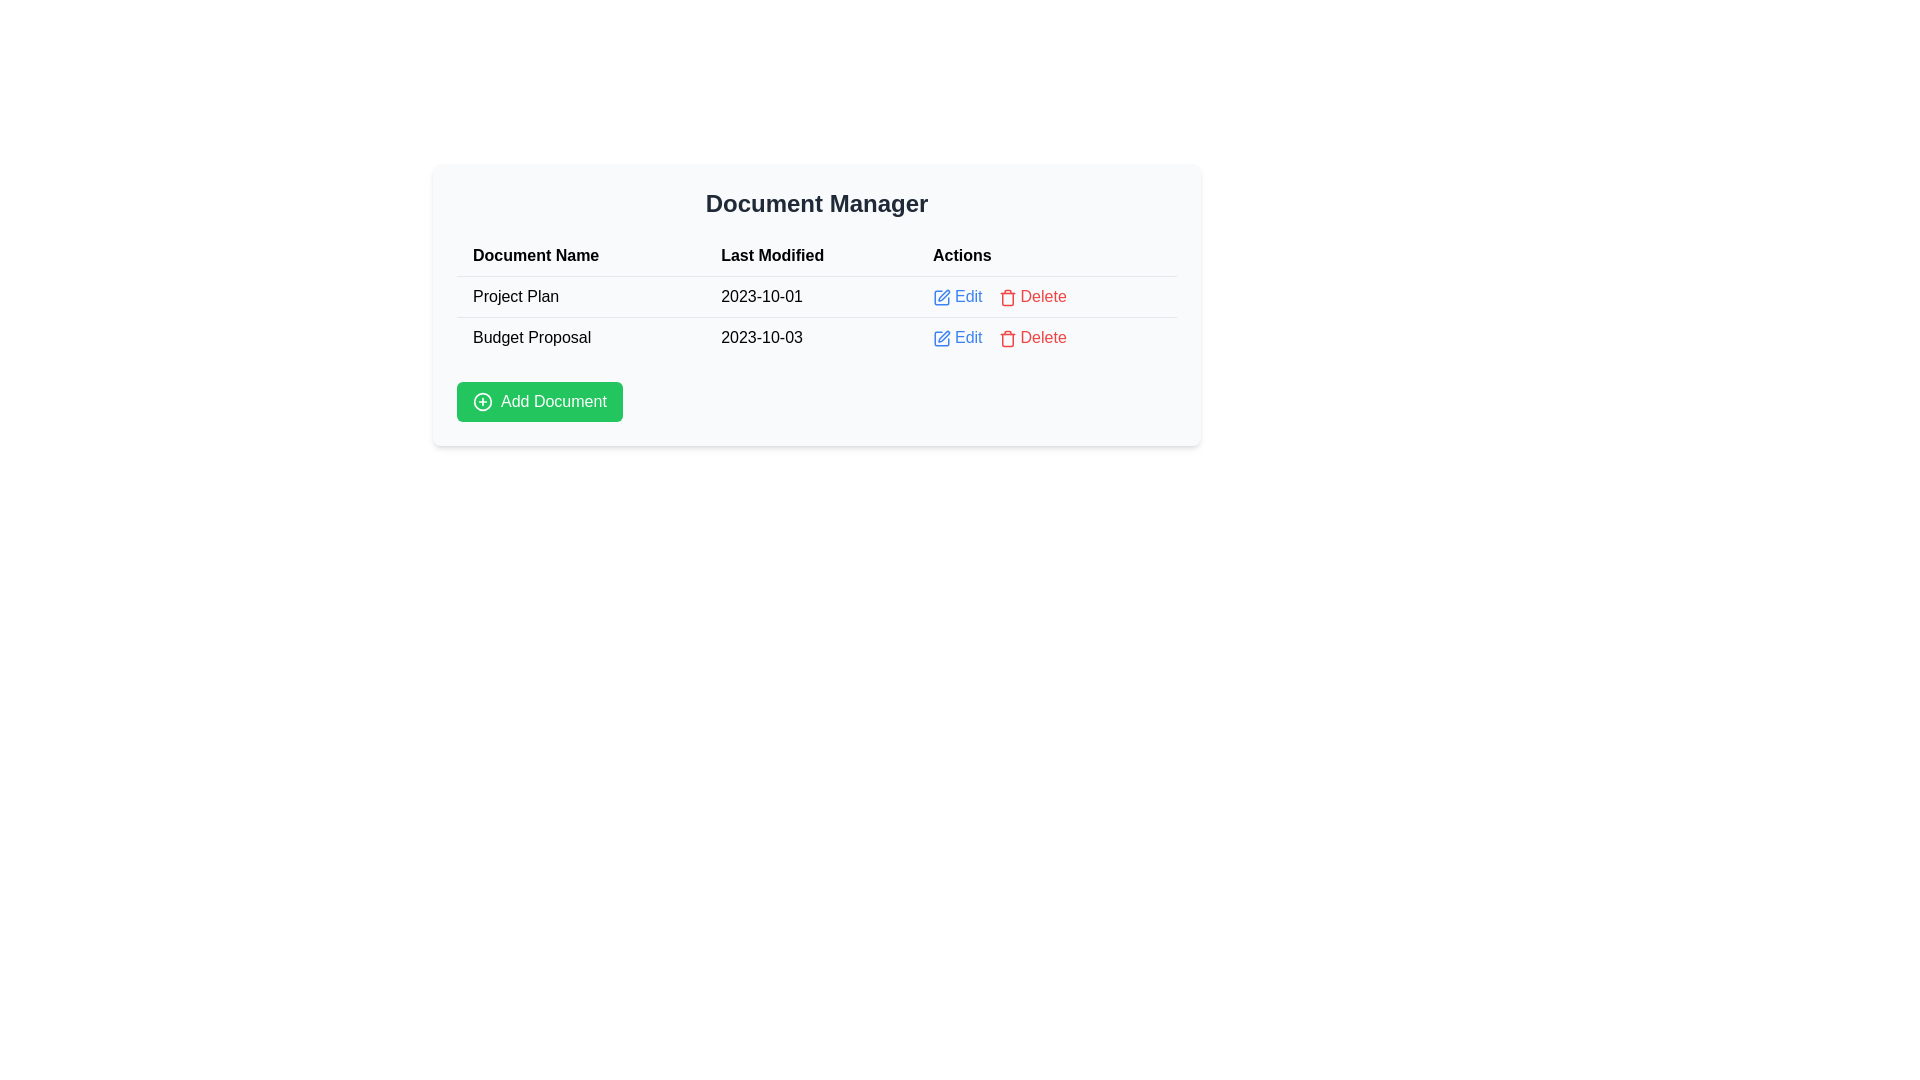 Image resolution: width=1920 pixels, height=1080 pixels. What do you see at coordinates (816, 336) in the screenshot?
I see `the 'Delete' button in the second row of the Document Manager table` at bounding box center [816, 336].